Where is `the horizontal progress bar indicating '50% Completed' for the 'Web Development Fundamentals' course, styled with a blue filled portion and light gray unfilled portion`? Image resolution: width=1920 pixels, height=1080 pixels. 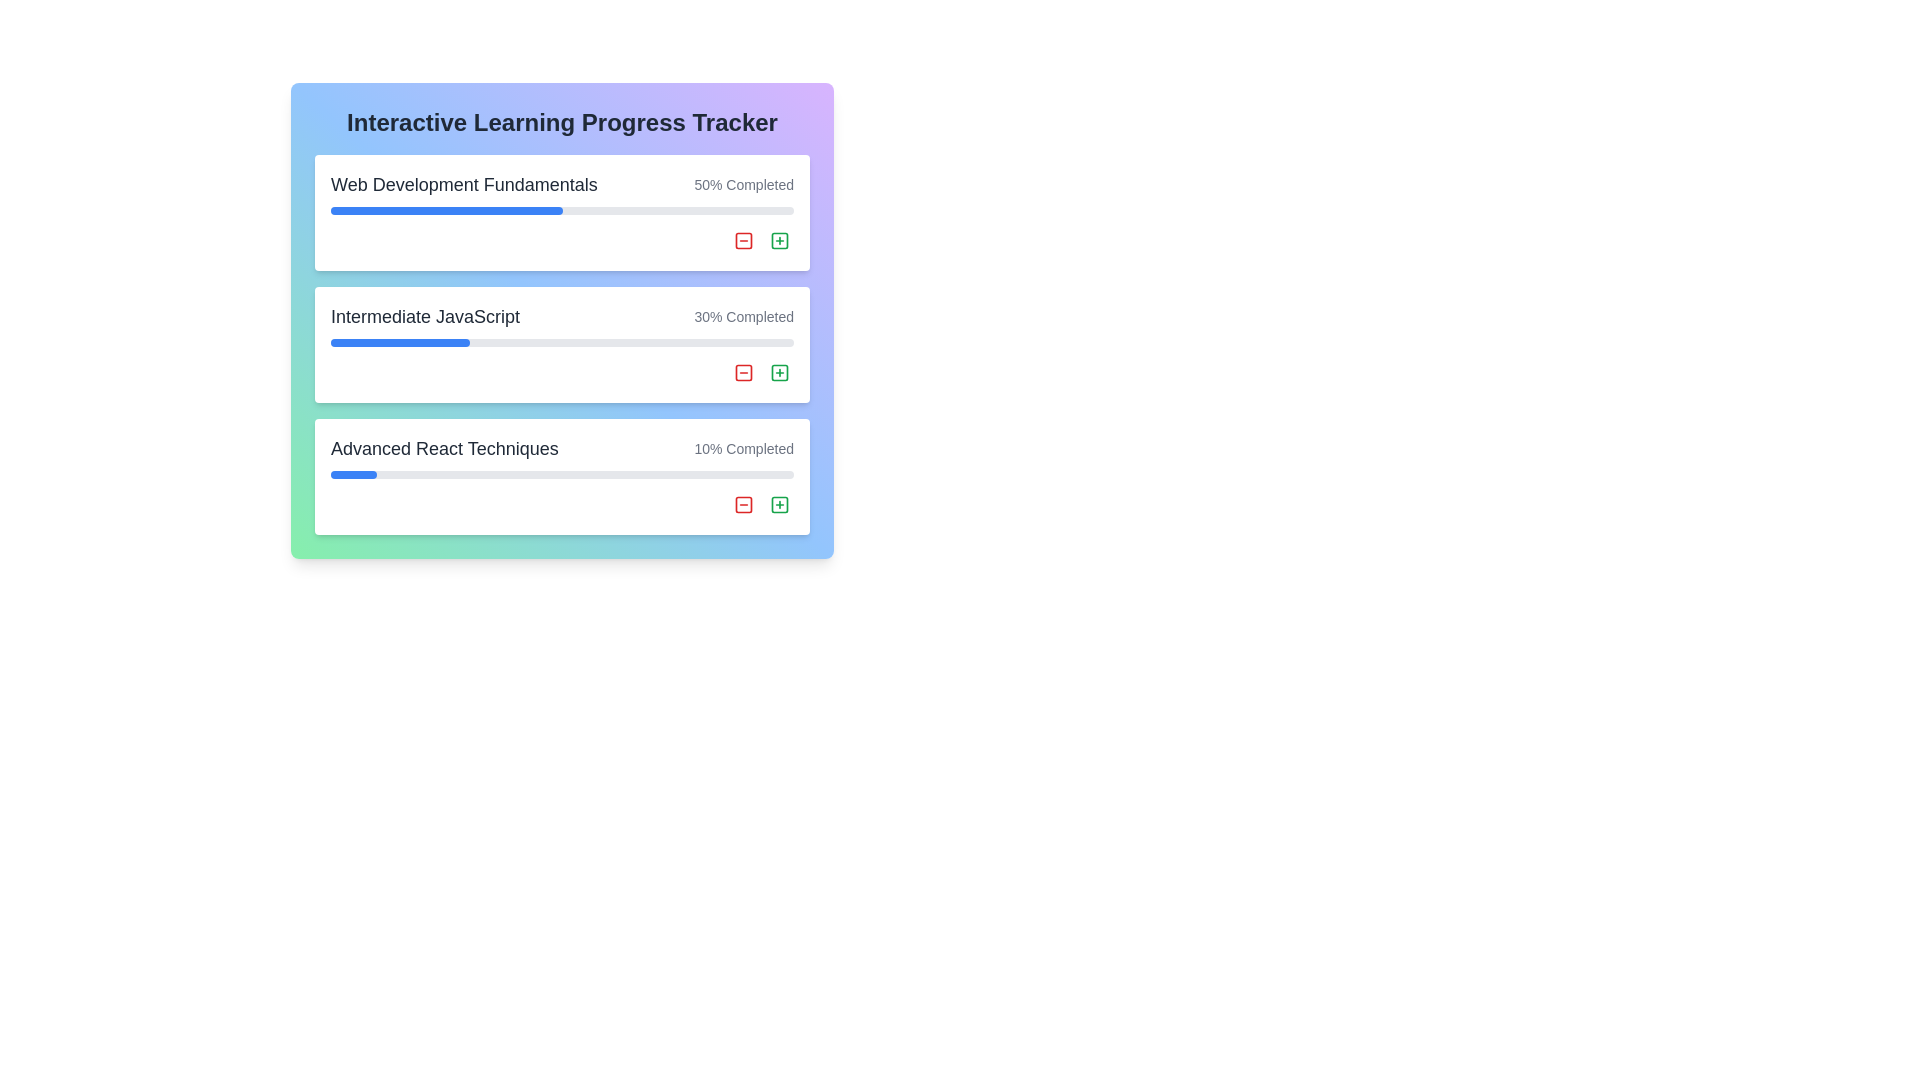 the horizontal progress bar indicating '50% Completed' for the 'Web Development Fundamentals' course, styled with a blue filled portion and light gray unfilled portion is located at coordinates (561, 211).